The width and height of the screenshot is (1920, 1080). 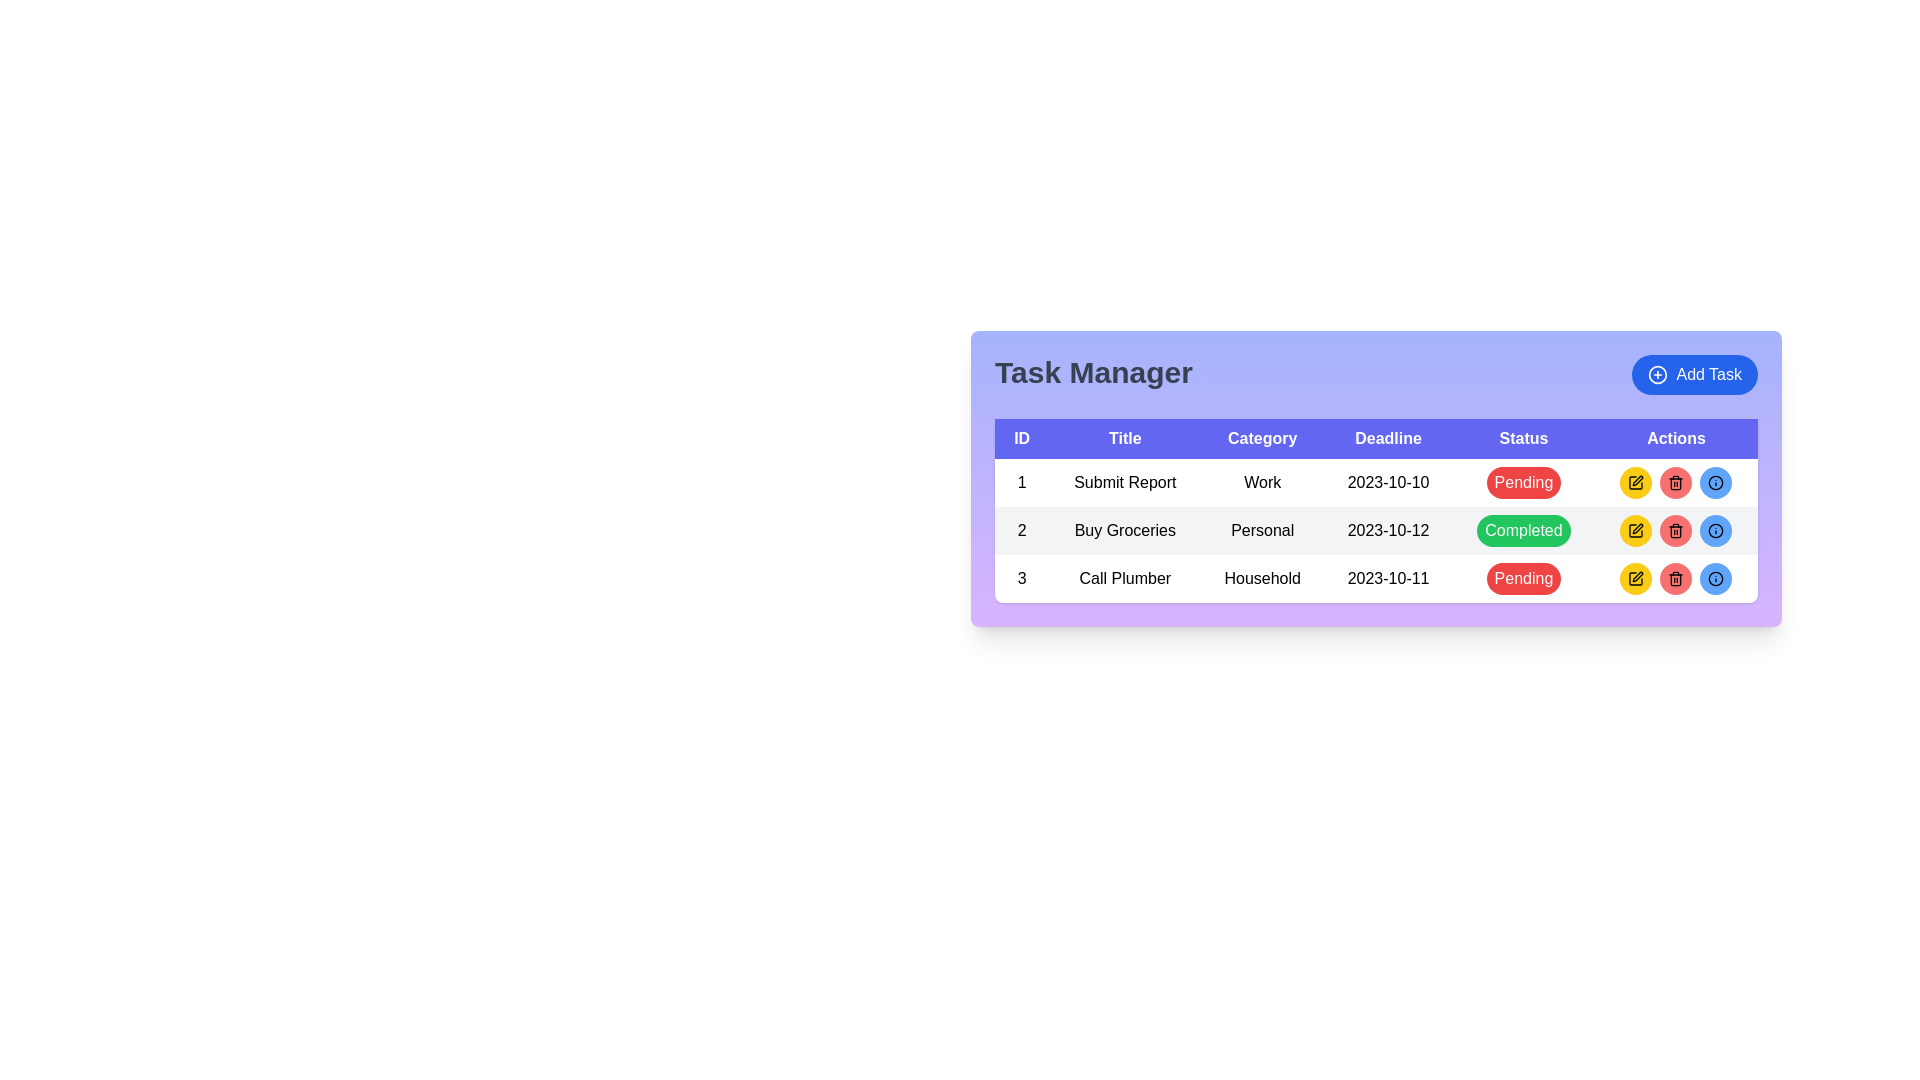 I want to click on the pill-shaped button labeled 'Pending' with a red background in the 'Status' column of the first row under the 'Task Manager' heading to interact with the 'Submit Report' task, so click(x=1522, y=482).